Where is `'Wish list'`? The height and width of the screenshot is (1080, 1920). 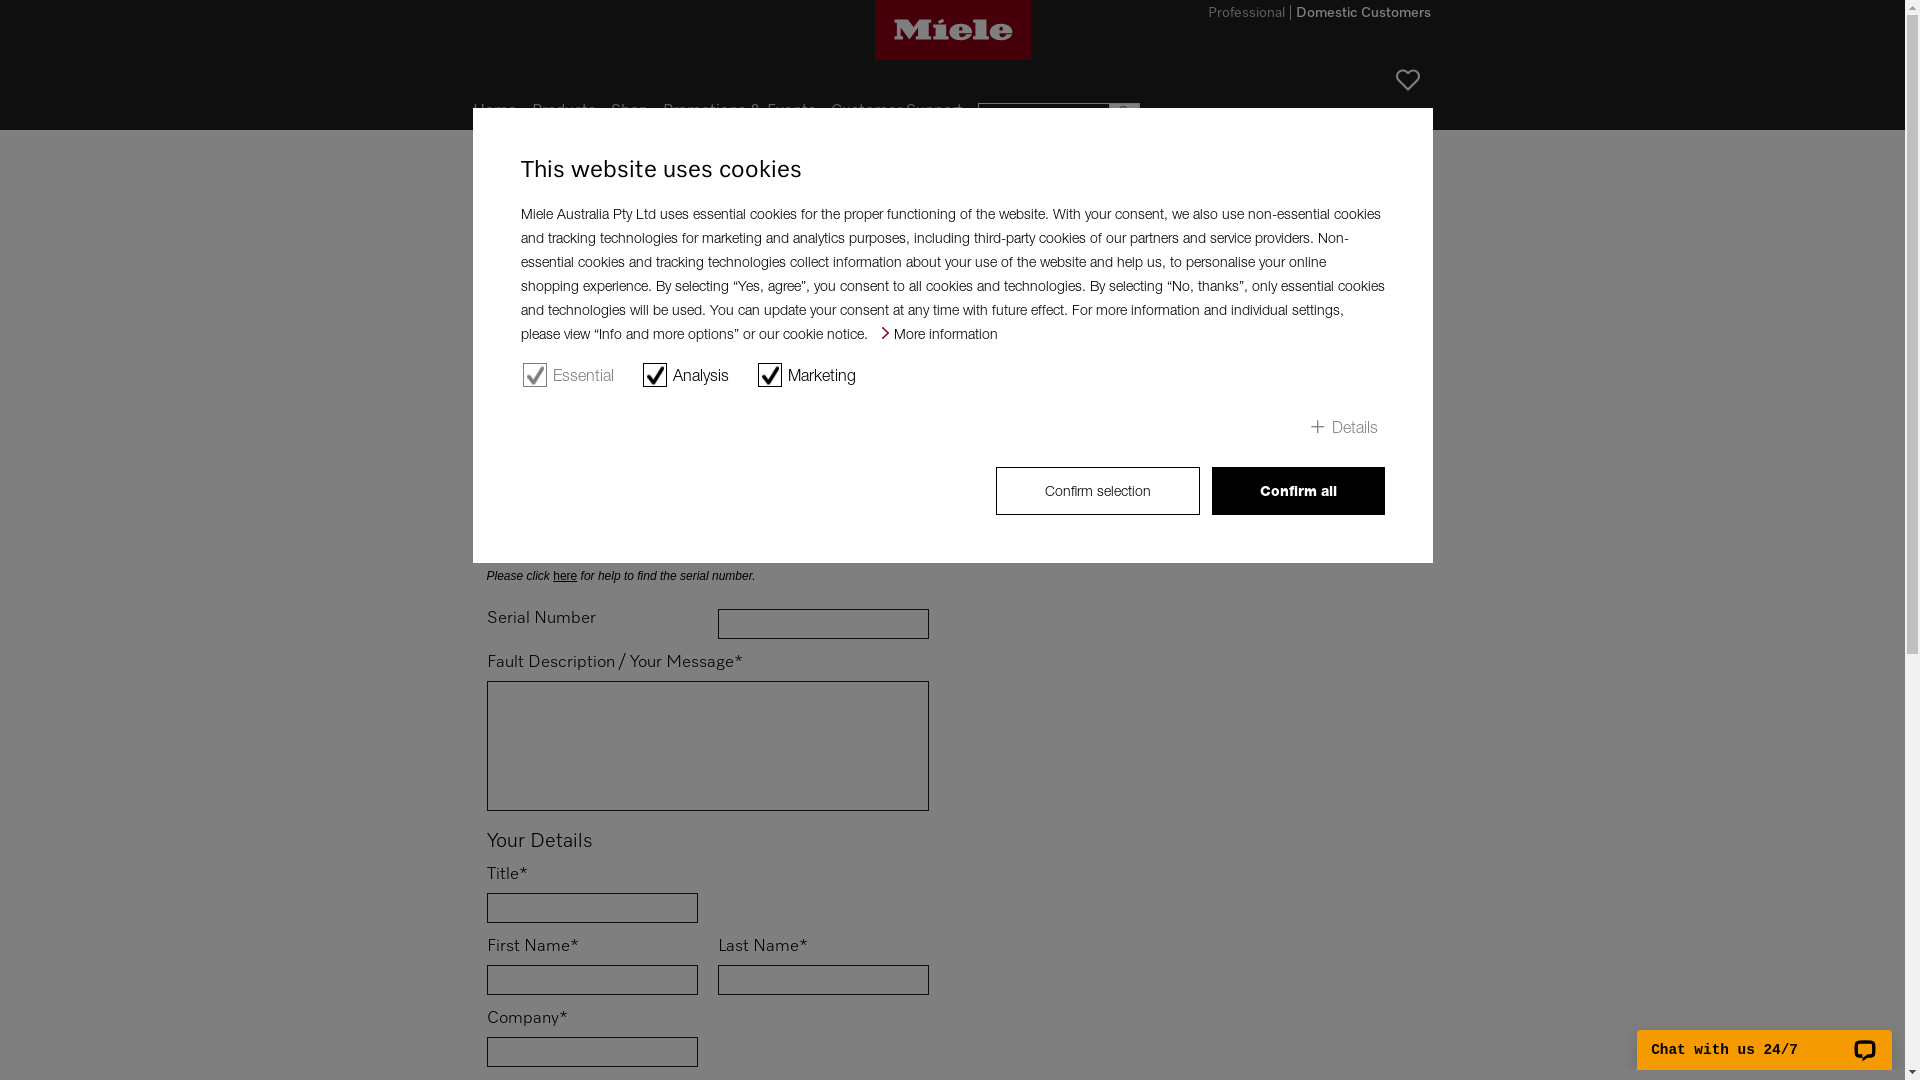
'Wish list' is located at coordinates (1395, 79).